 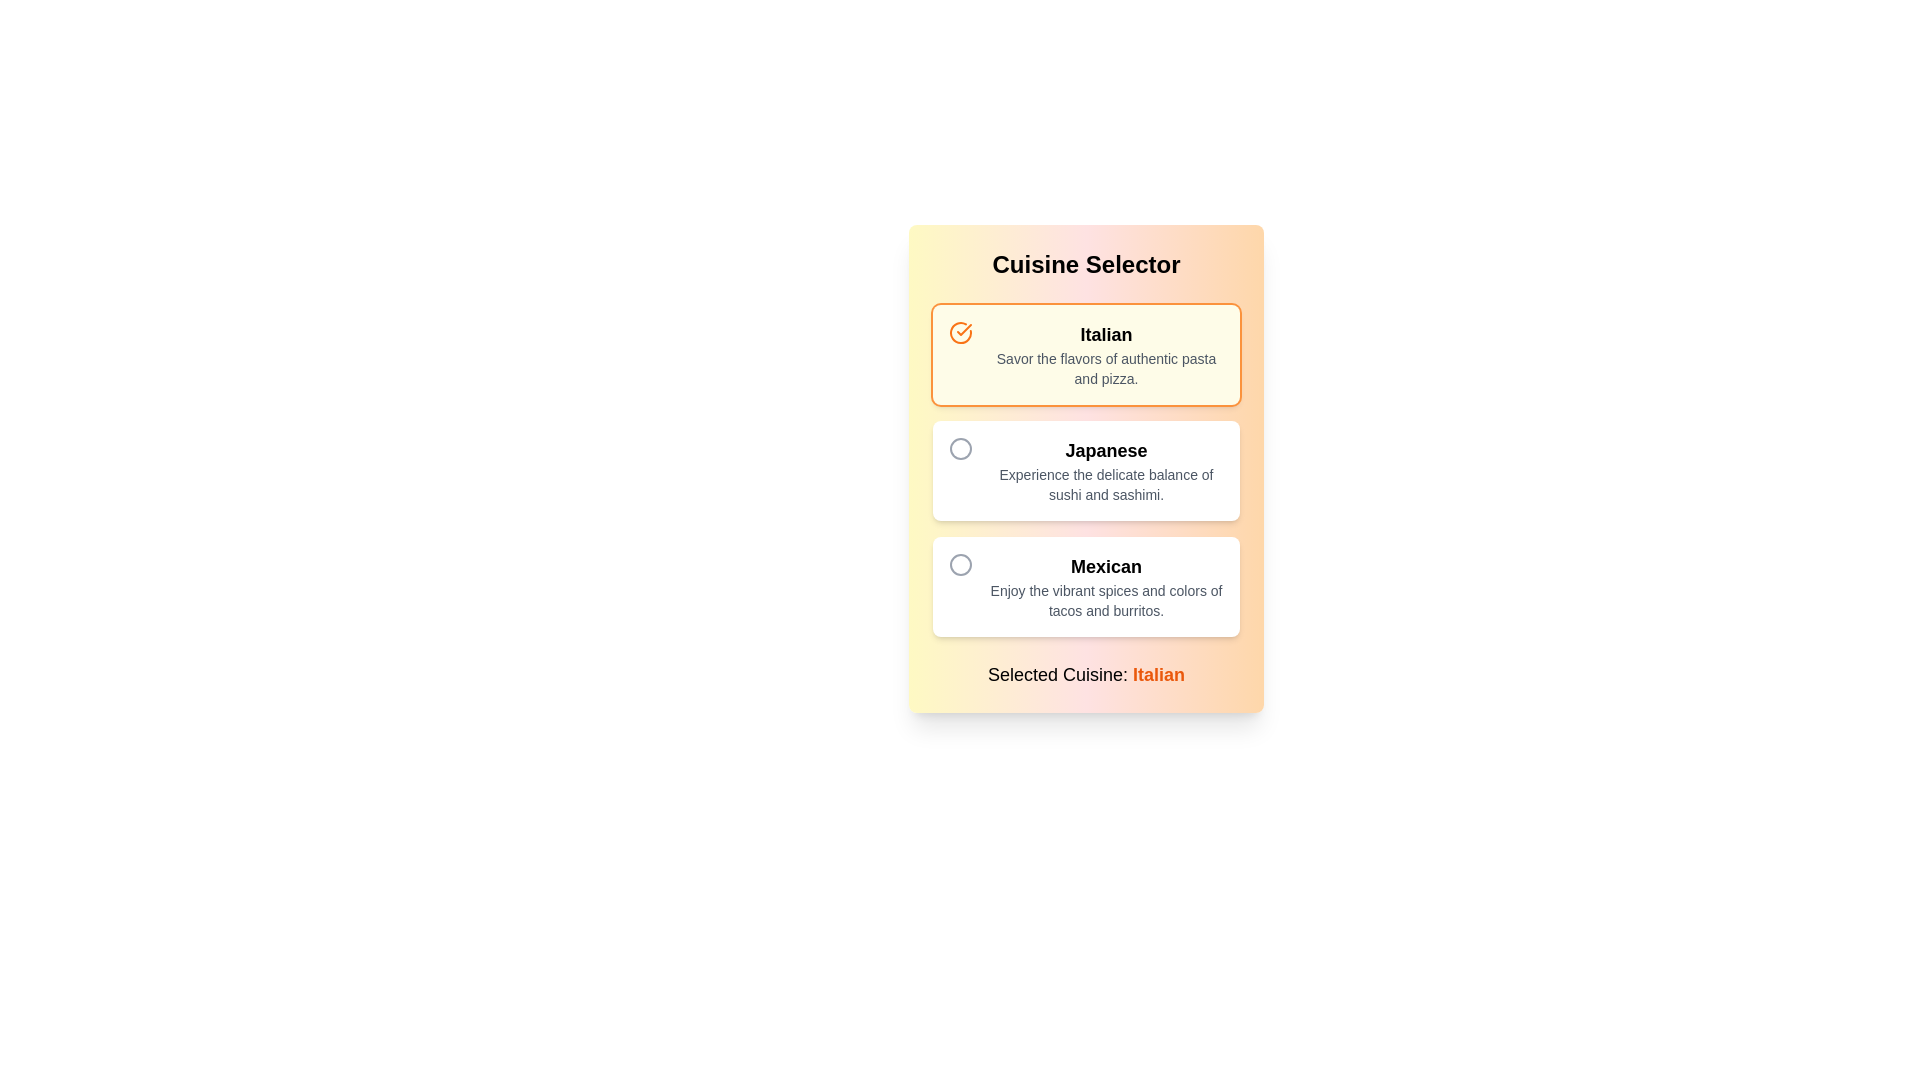 I want to click on the bold, large-sized text label saying 'Japanese' which serves as the title for the section about Japanese cuisine, located centrally above the description text and below the 'Cuisine Selector' label, so click(x=1105, y=451).